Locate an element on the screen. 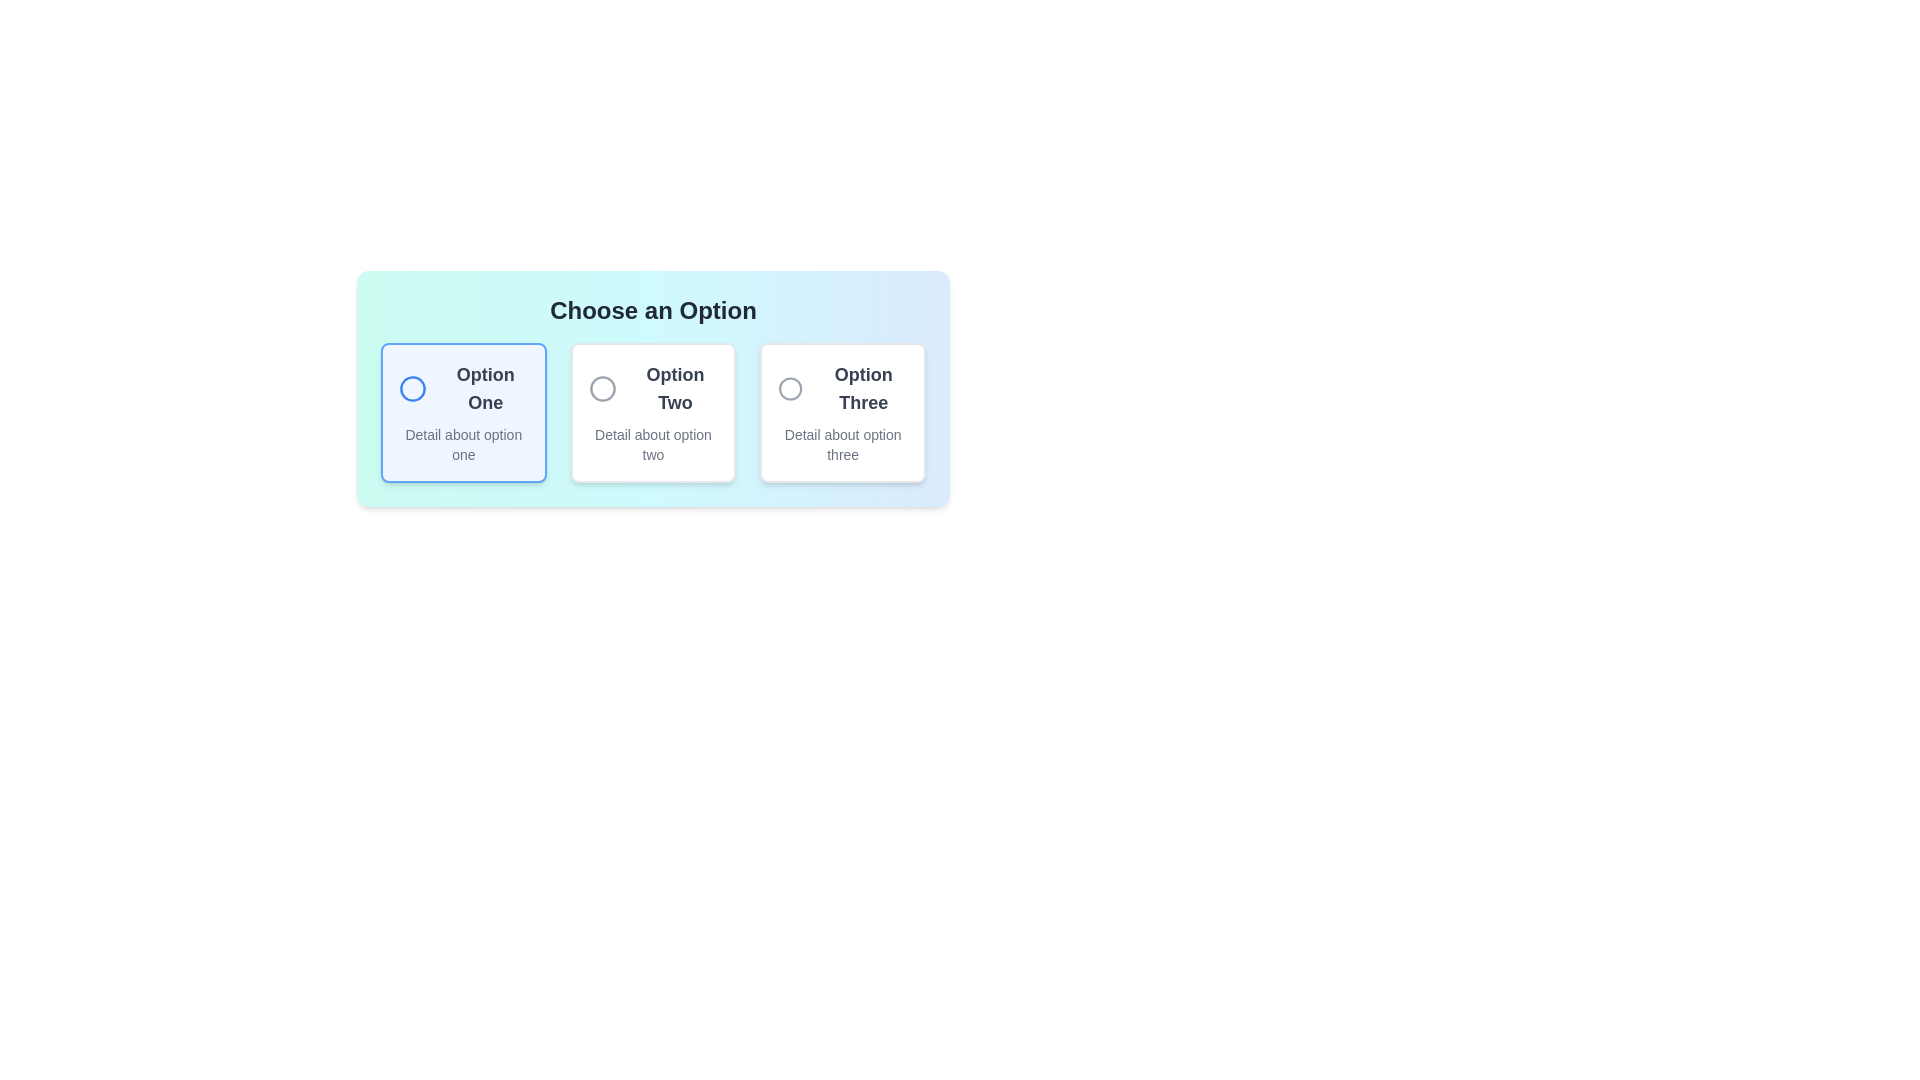  the radio button icon for 'Option Three' to provide visual feedback is located at coordinates (790, 389).